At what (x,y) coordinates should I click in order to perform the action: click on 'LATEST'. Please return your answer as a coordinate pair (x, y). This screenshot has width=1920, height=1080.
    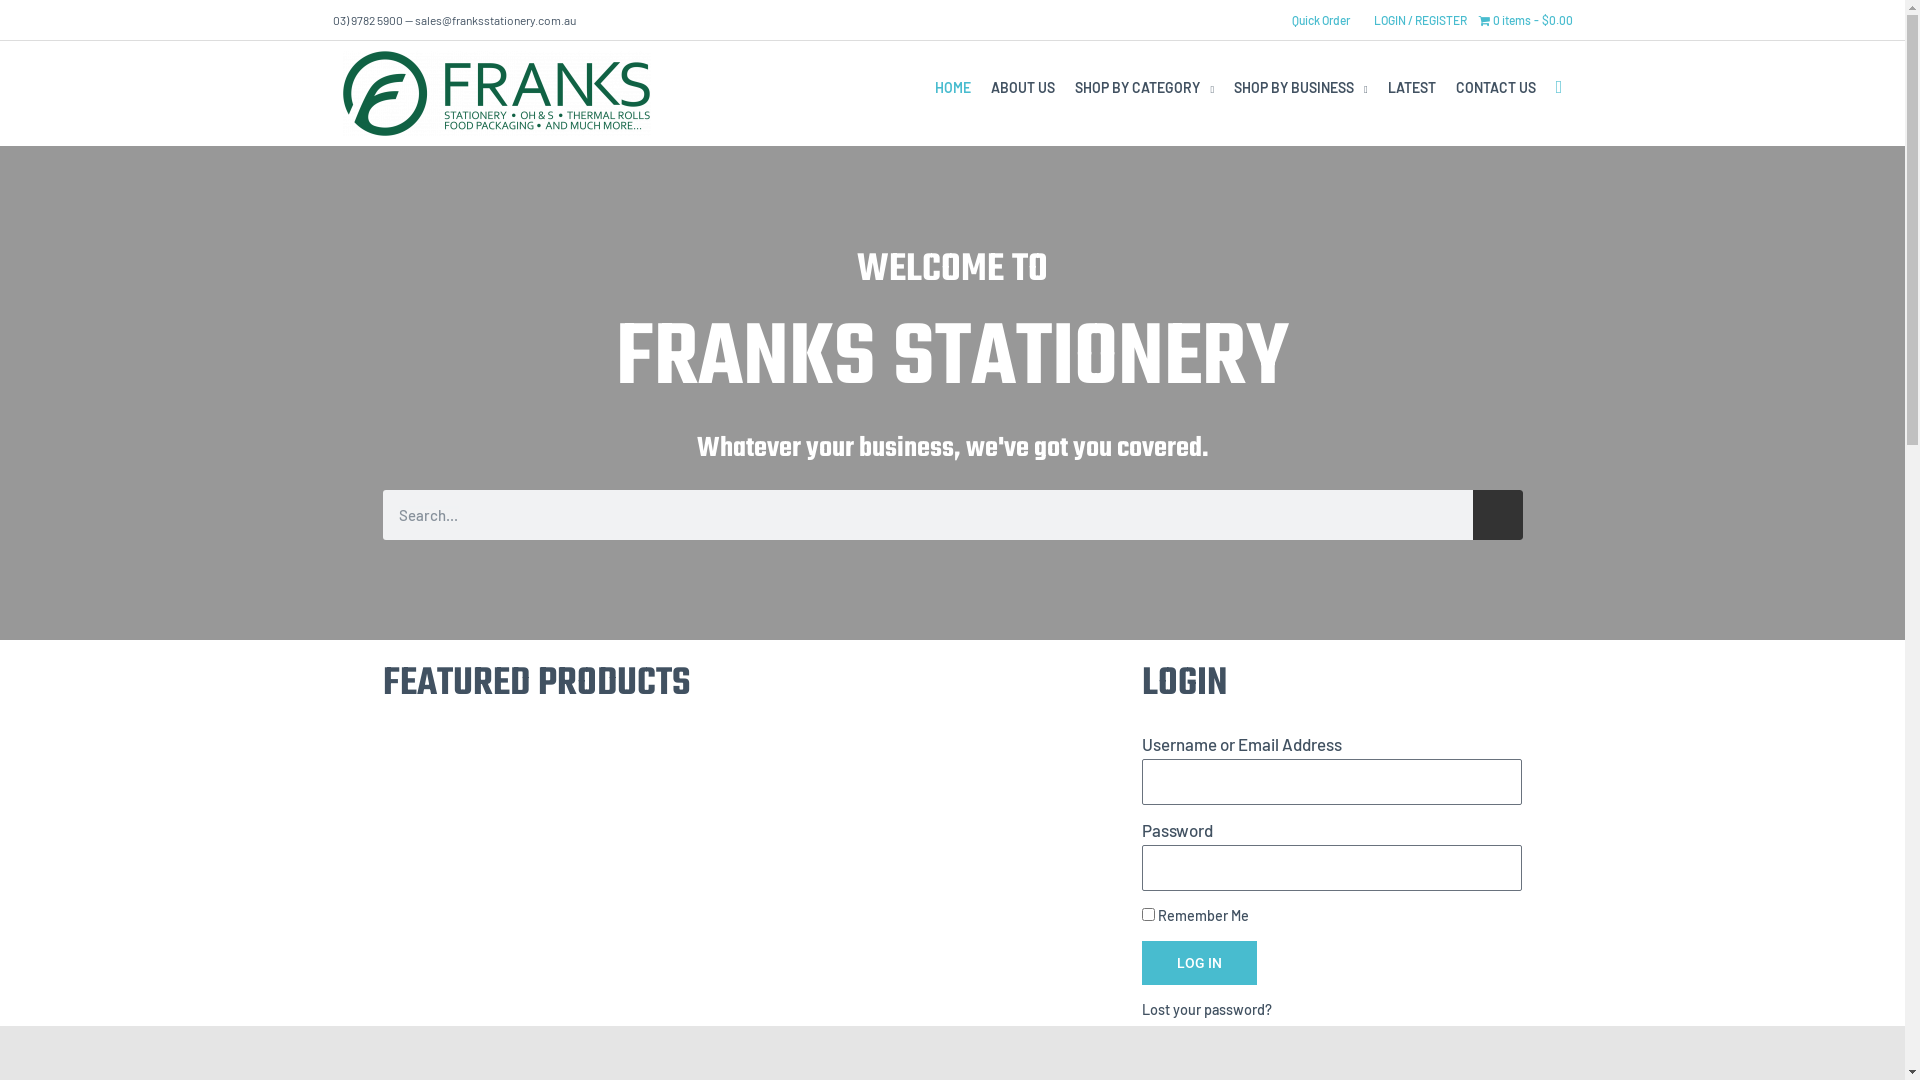
    Looking at the image, I should click on (1410, 87).